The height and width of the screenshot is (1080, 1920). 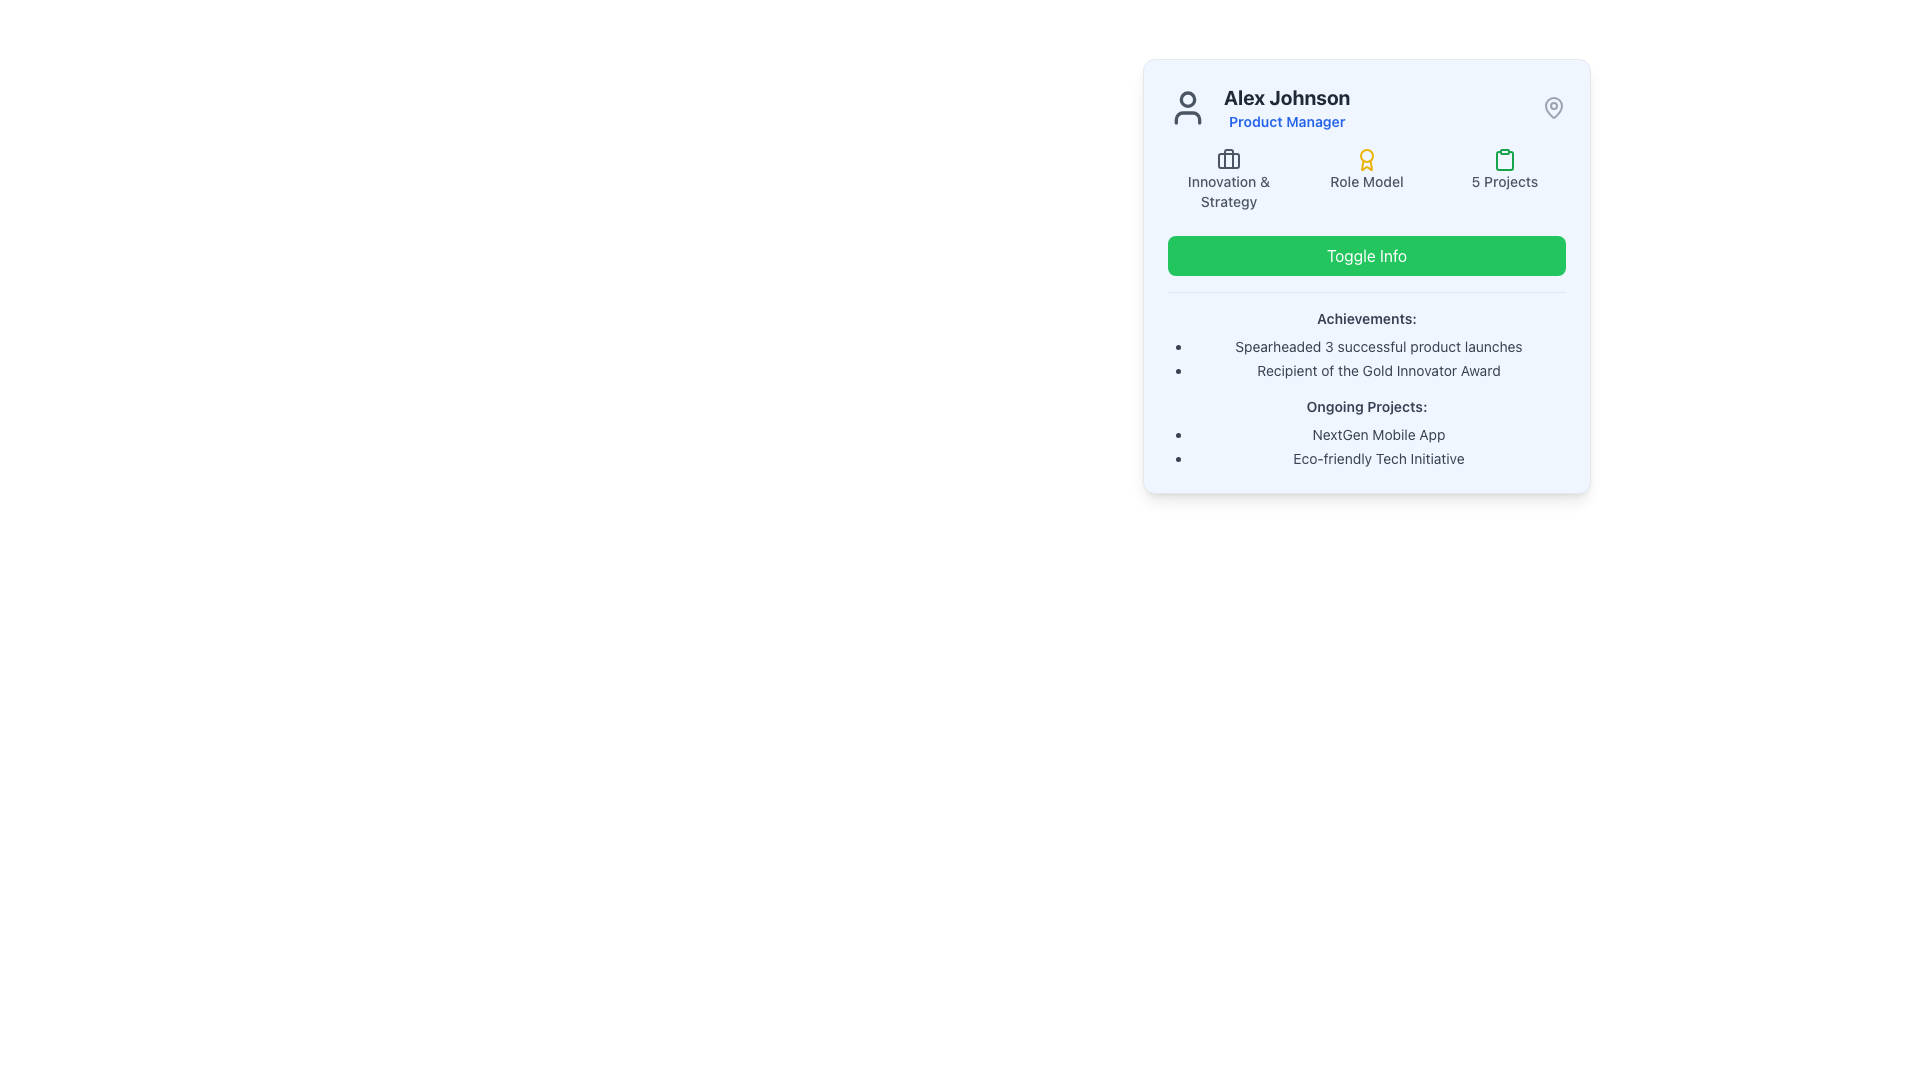 I want to click on the text label that denotes the project name 'NextGen Mobile App', located in the 'Ongoing Projects' section of the information card, so click(x=1377, y=434).